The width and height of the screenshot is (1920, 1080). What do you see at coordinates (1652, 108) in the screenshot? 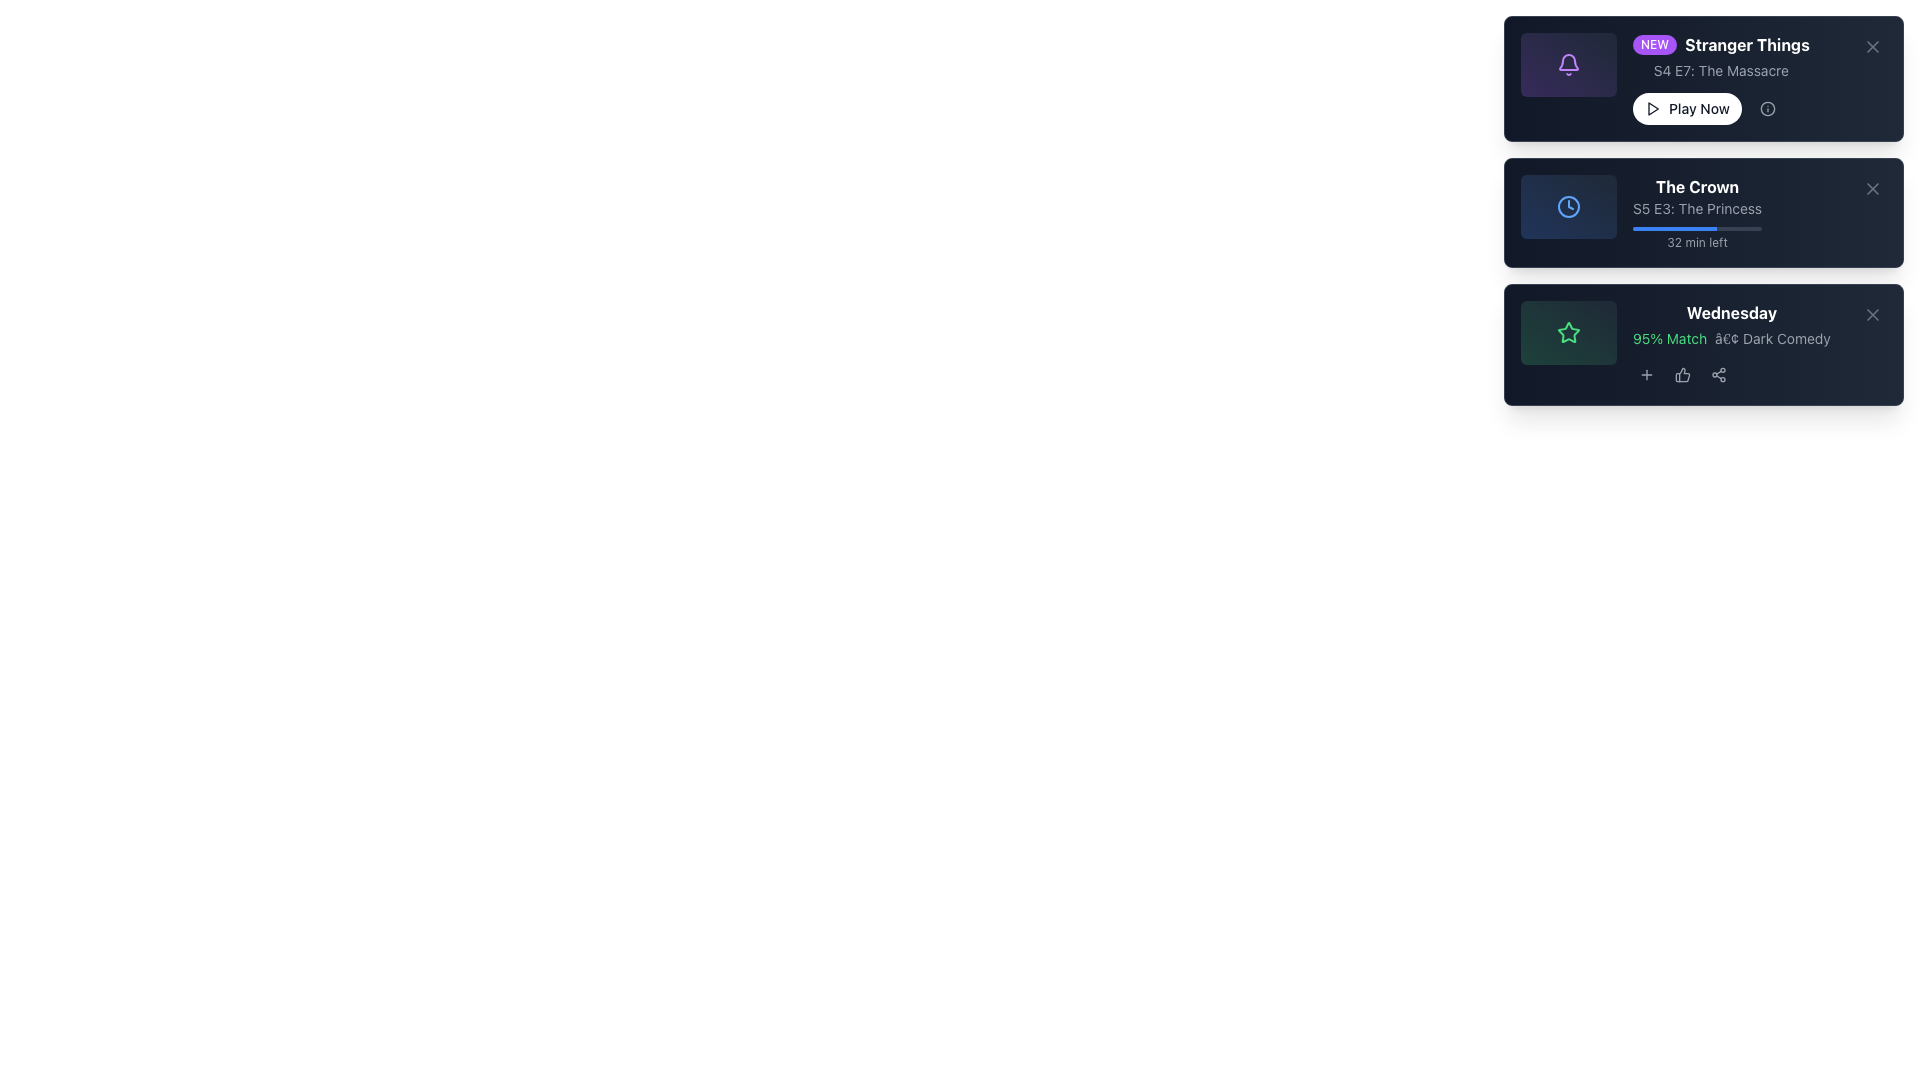
I see `the play button icon, which is a hollow triangular play symbol outlined in dark color, located inside the 'Play Now' button at the top right corner of the top card` at bounding box center [1652, 108].